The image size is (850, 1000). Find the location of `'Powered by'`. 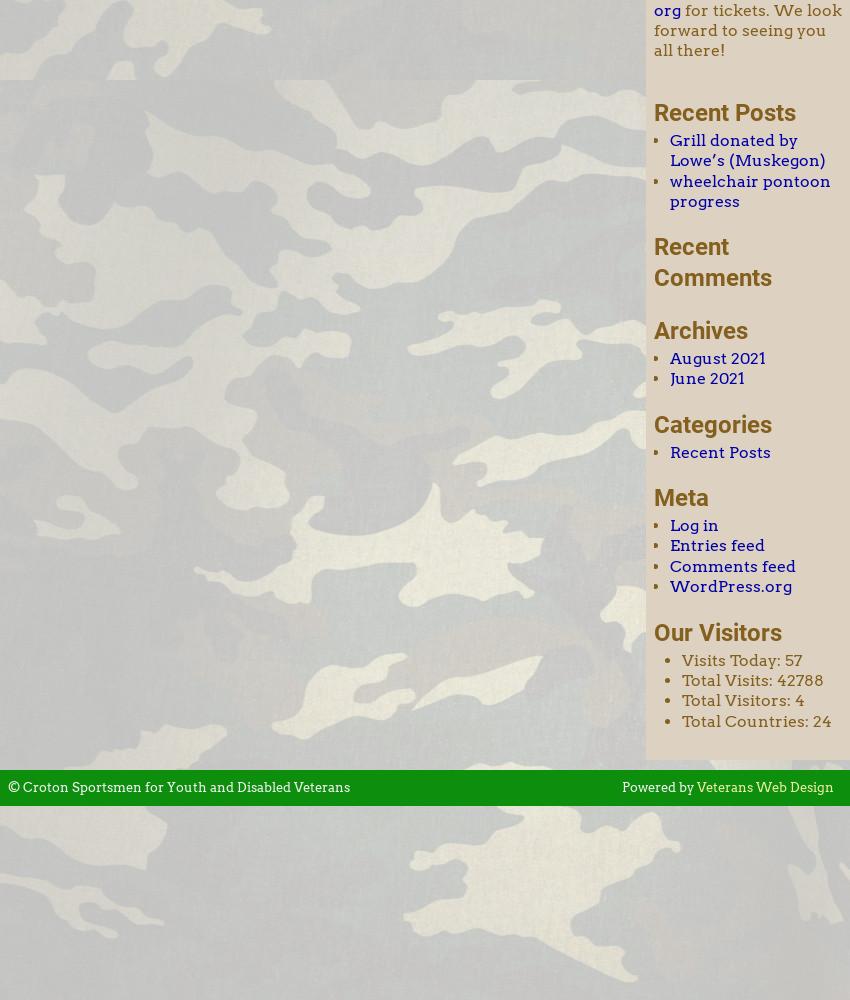

'Powered by' is located at coordinates (658, 787).